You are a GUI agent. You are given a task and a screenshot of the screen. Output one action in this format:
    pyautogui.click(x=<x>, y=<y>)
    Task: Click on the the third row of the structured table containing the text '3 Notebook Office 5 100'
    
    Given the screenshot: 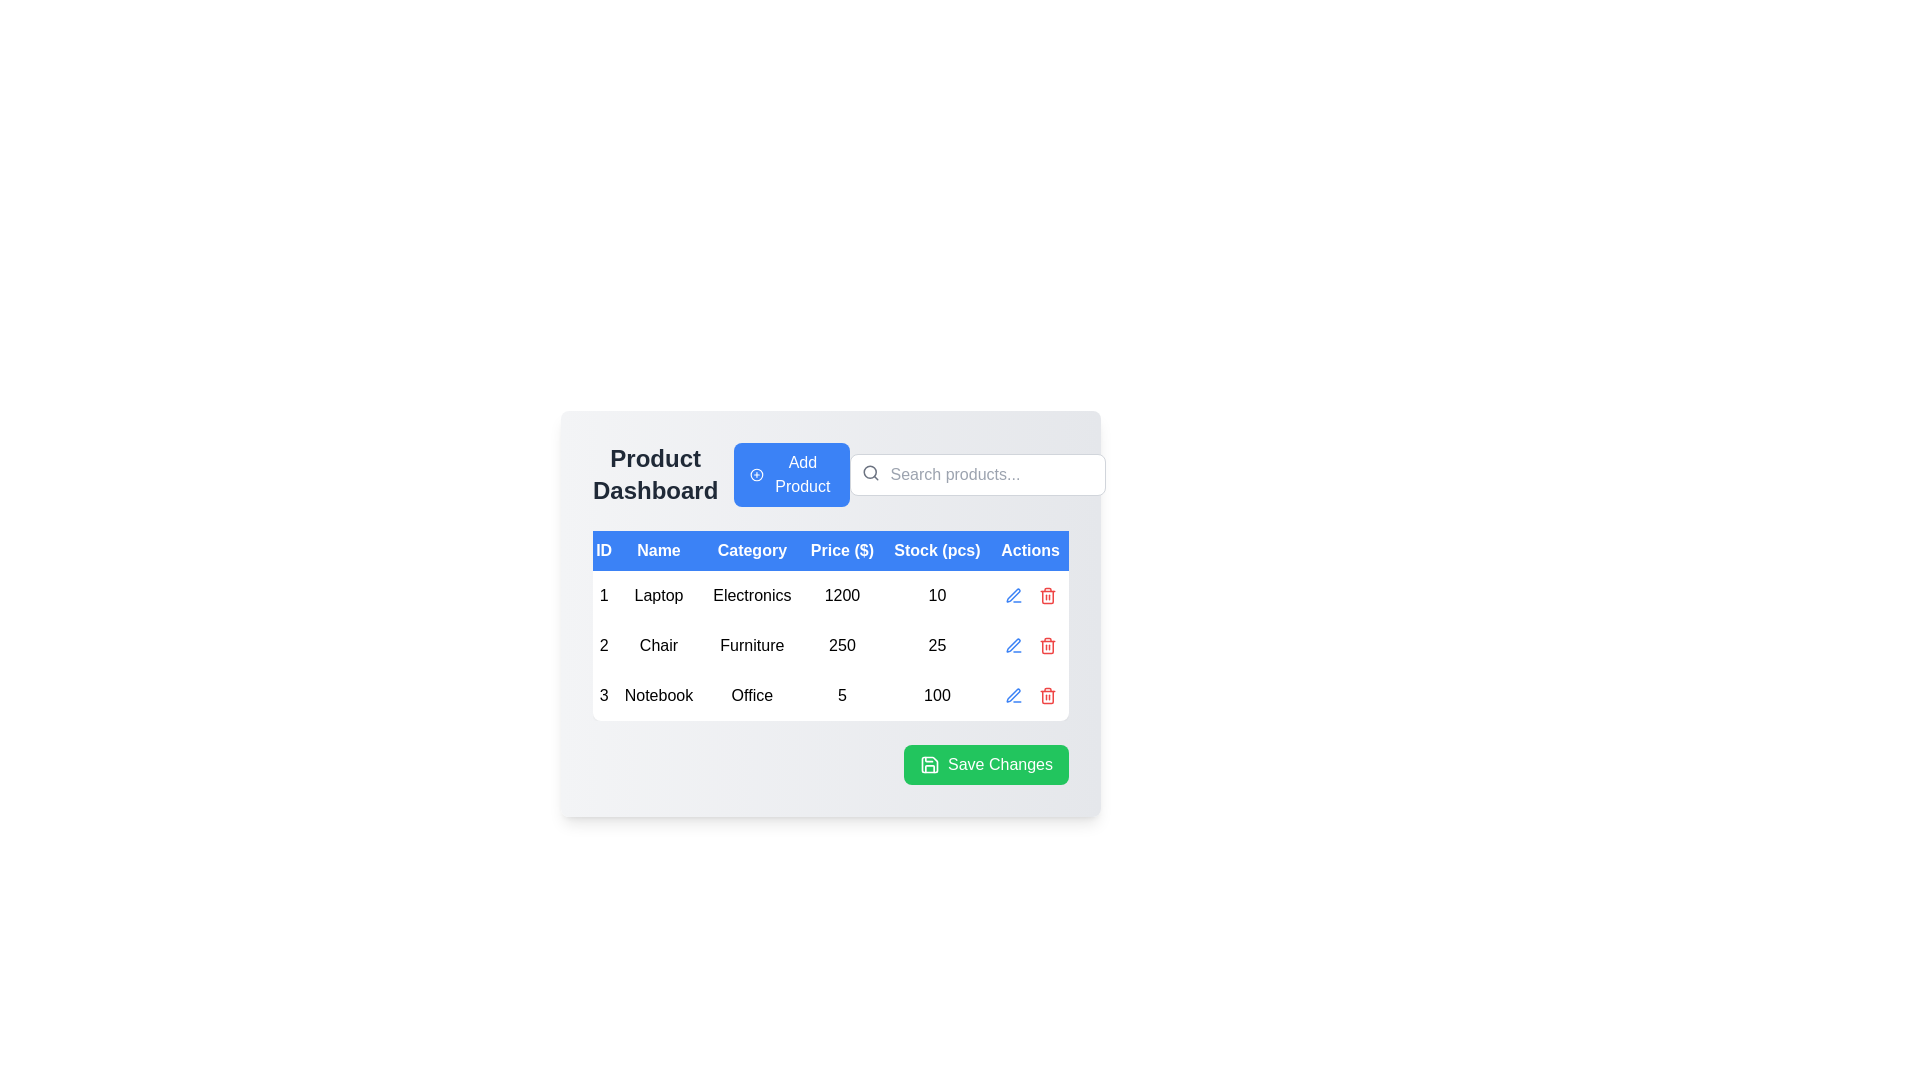 What is the action you would take?
    pyautogui.click(x=830, y=694)
    